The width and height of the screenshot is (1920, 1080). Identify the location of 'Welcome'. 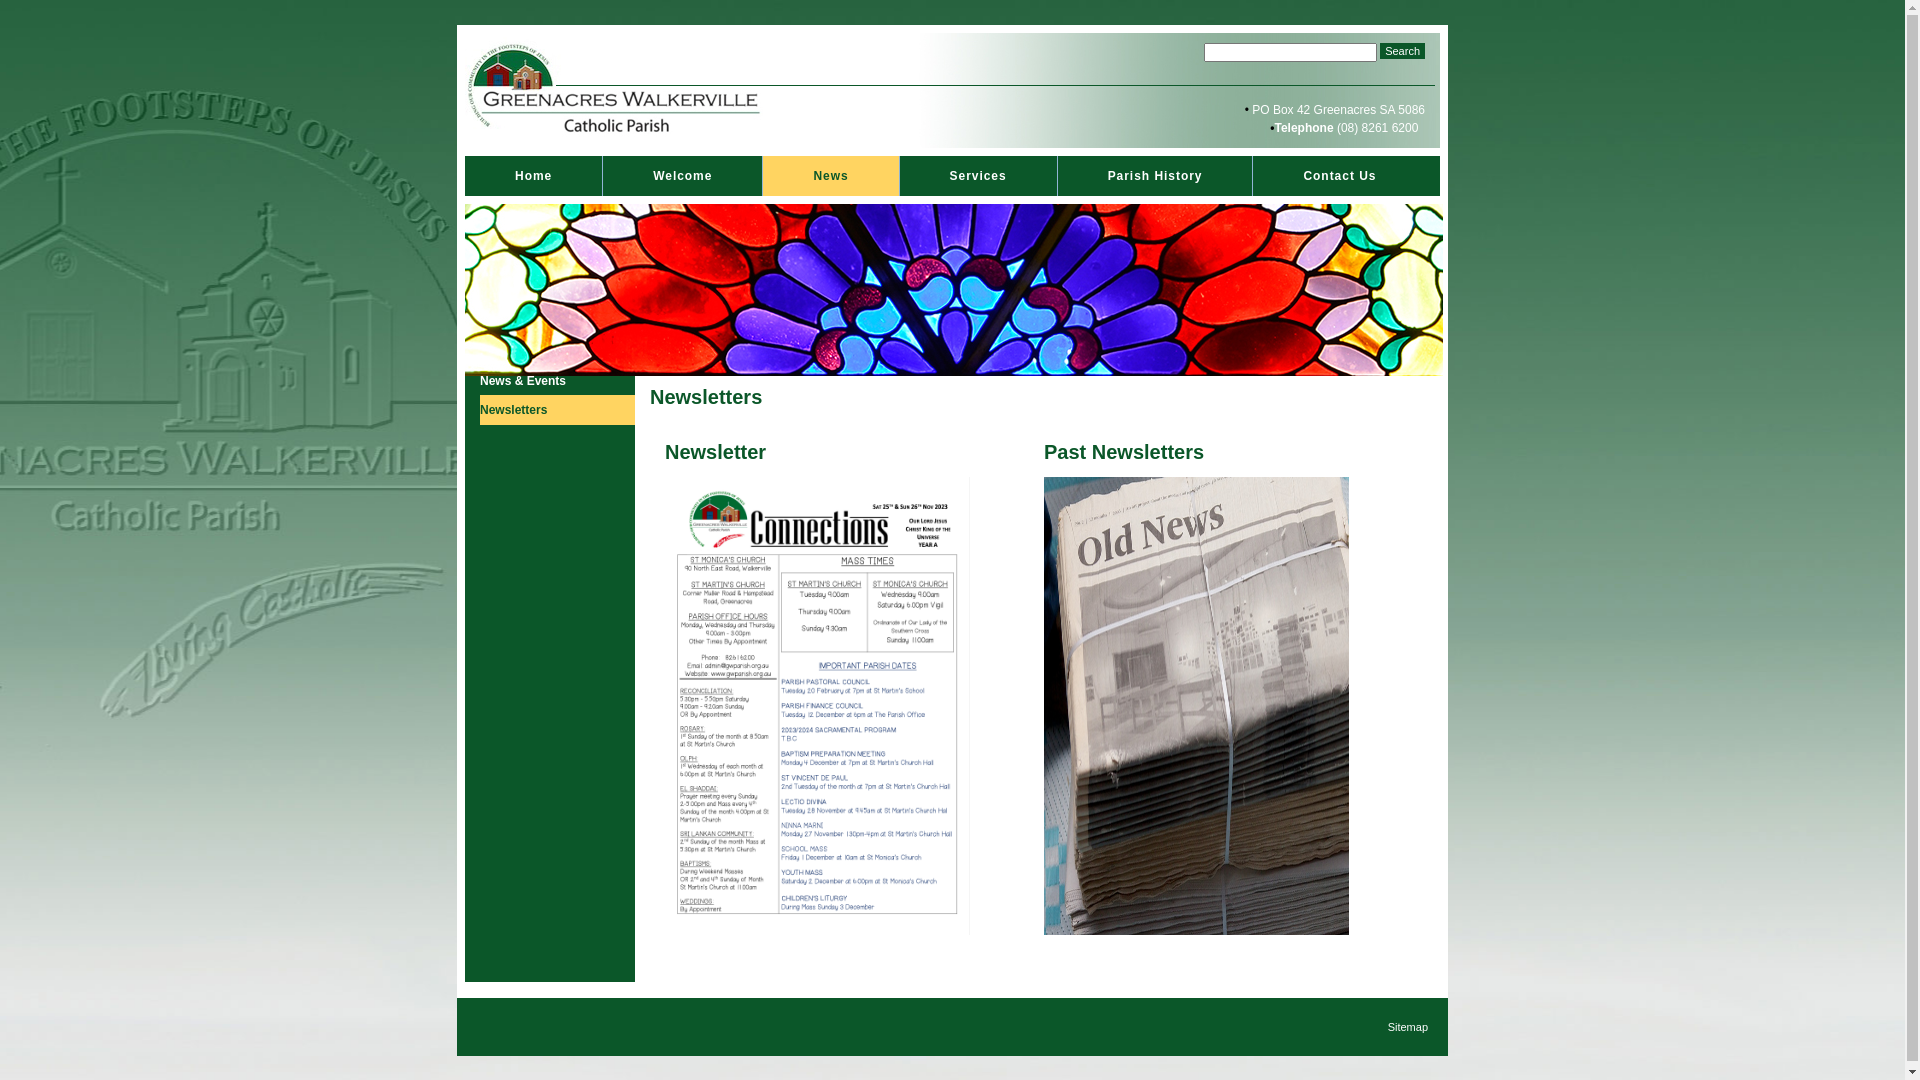
(682, 175).